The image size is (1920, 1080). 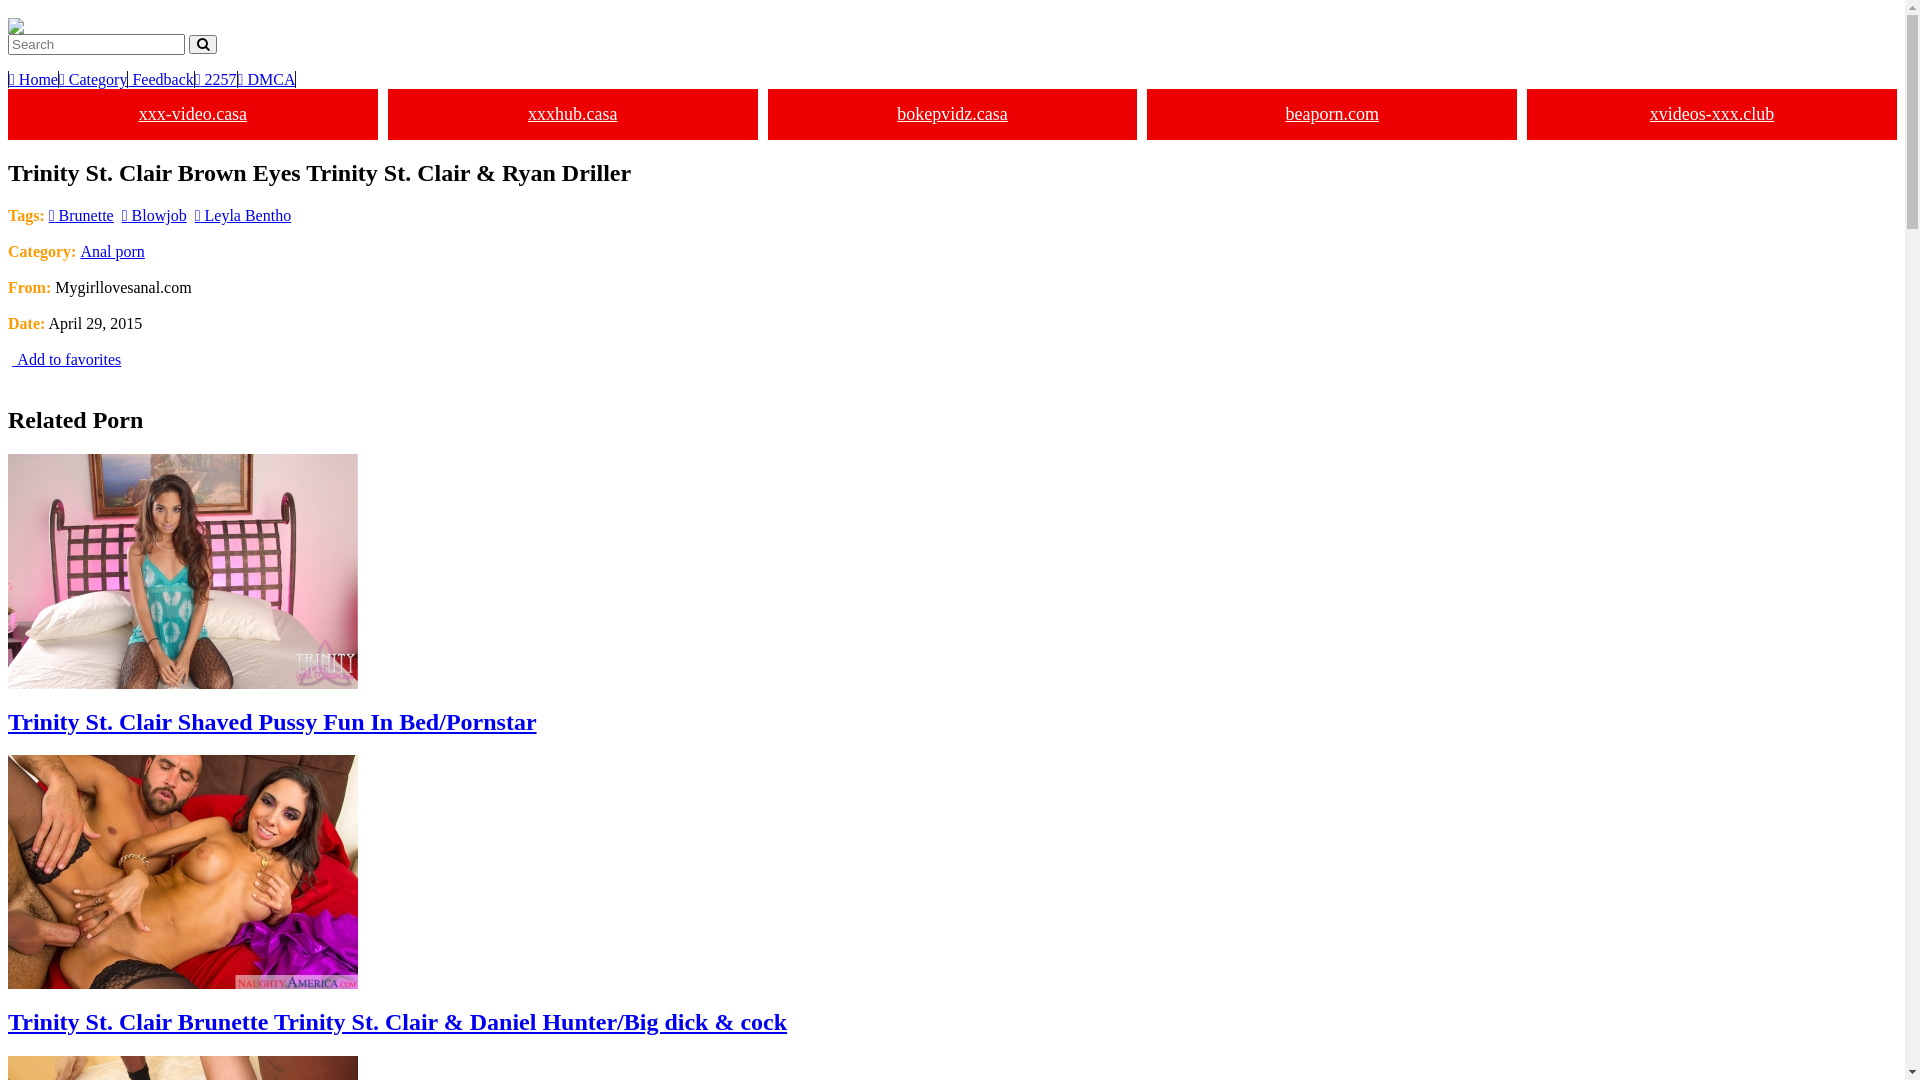 I want to click on 'Feedback', so click(x=161, y=78).